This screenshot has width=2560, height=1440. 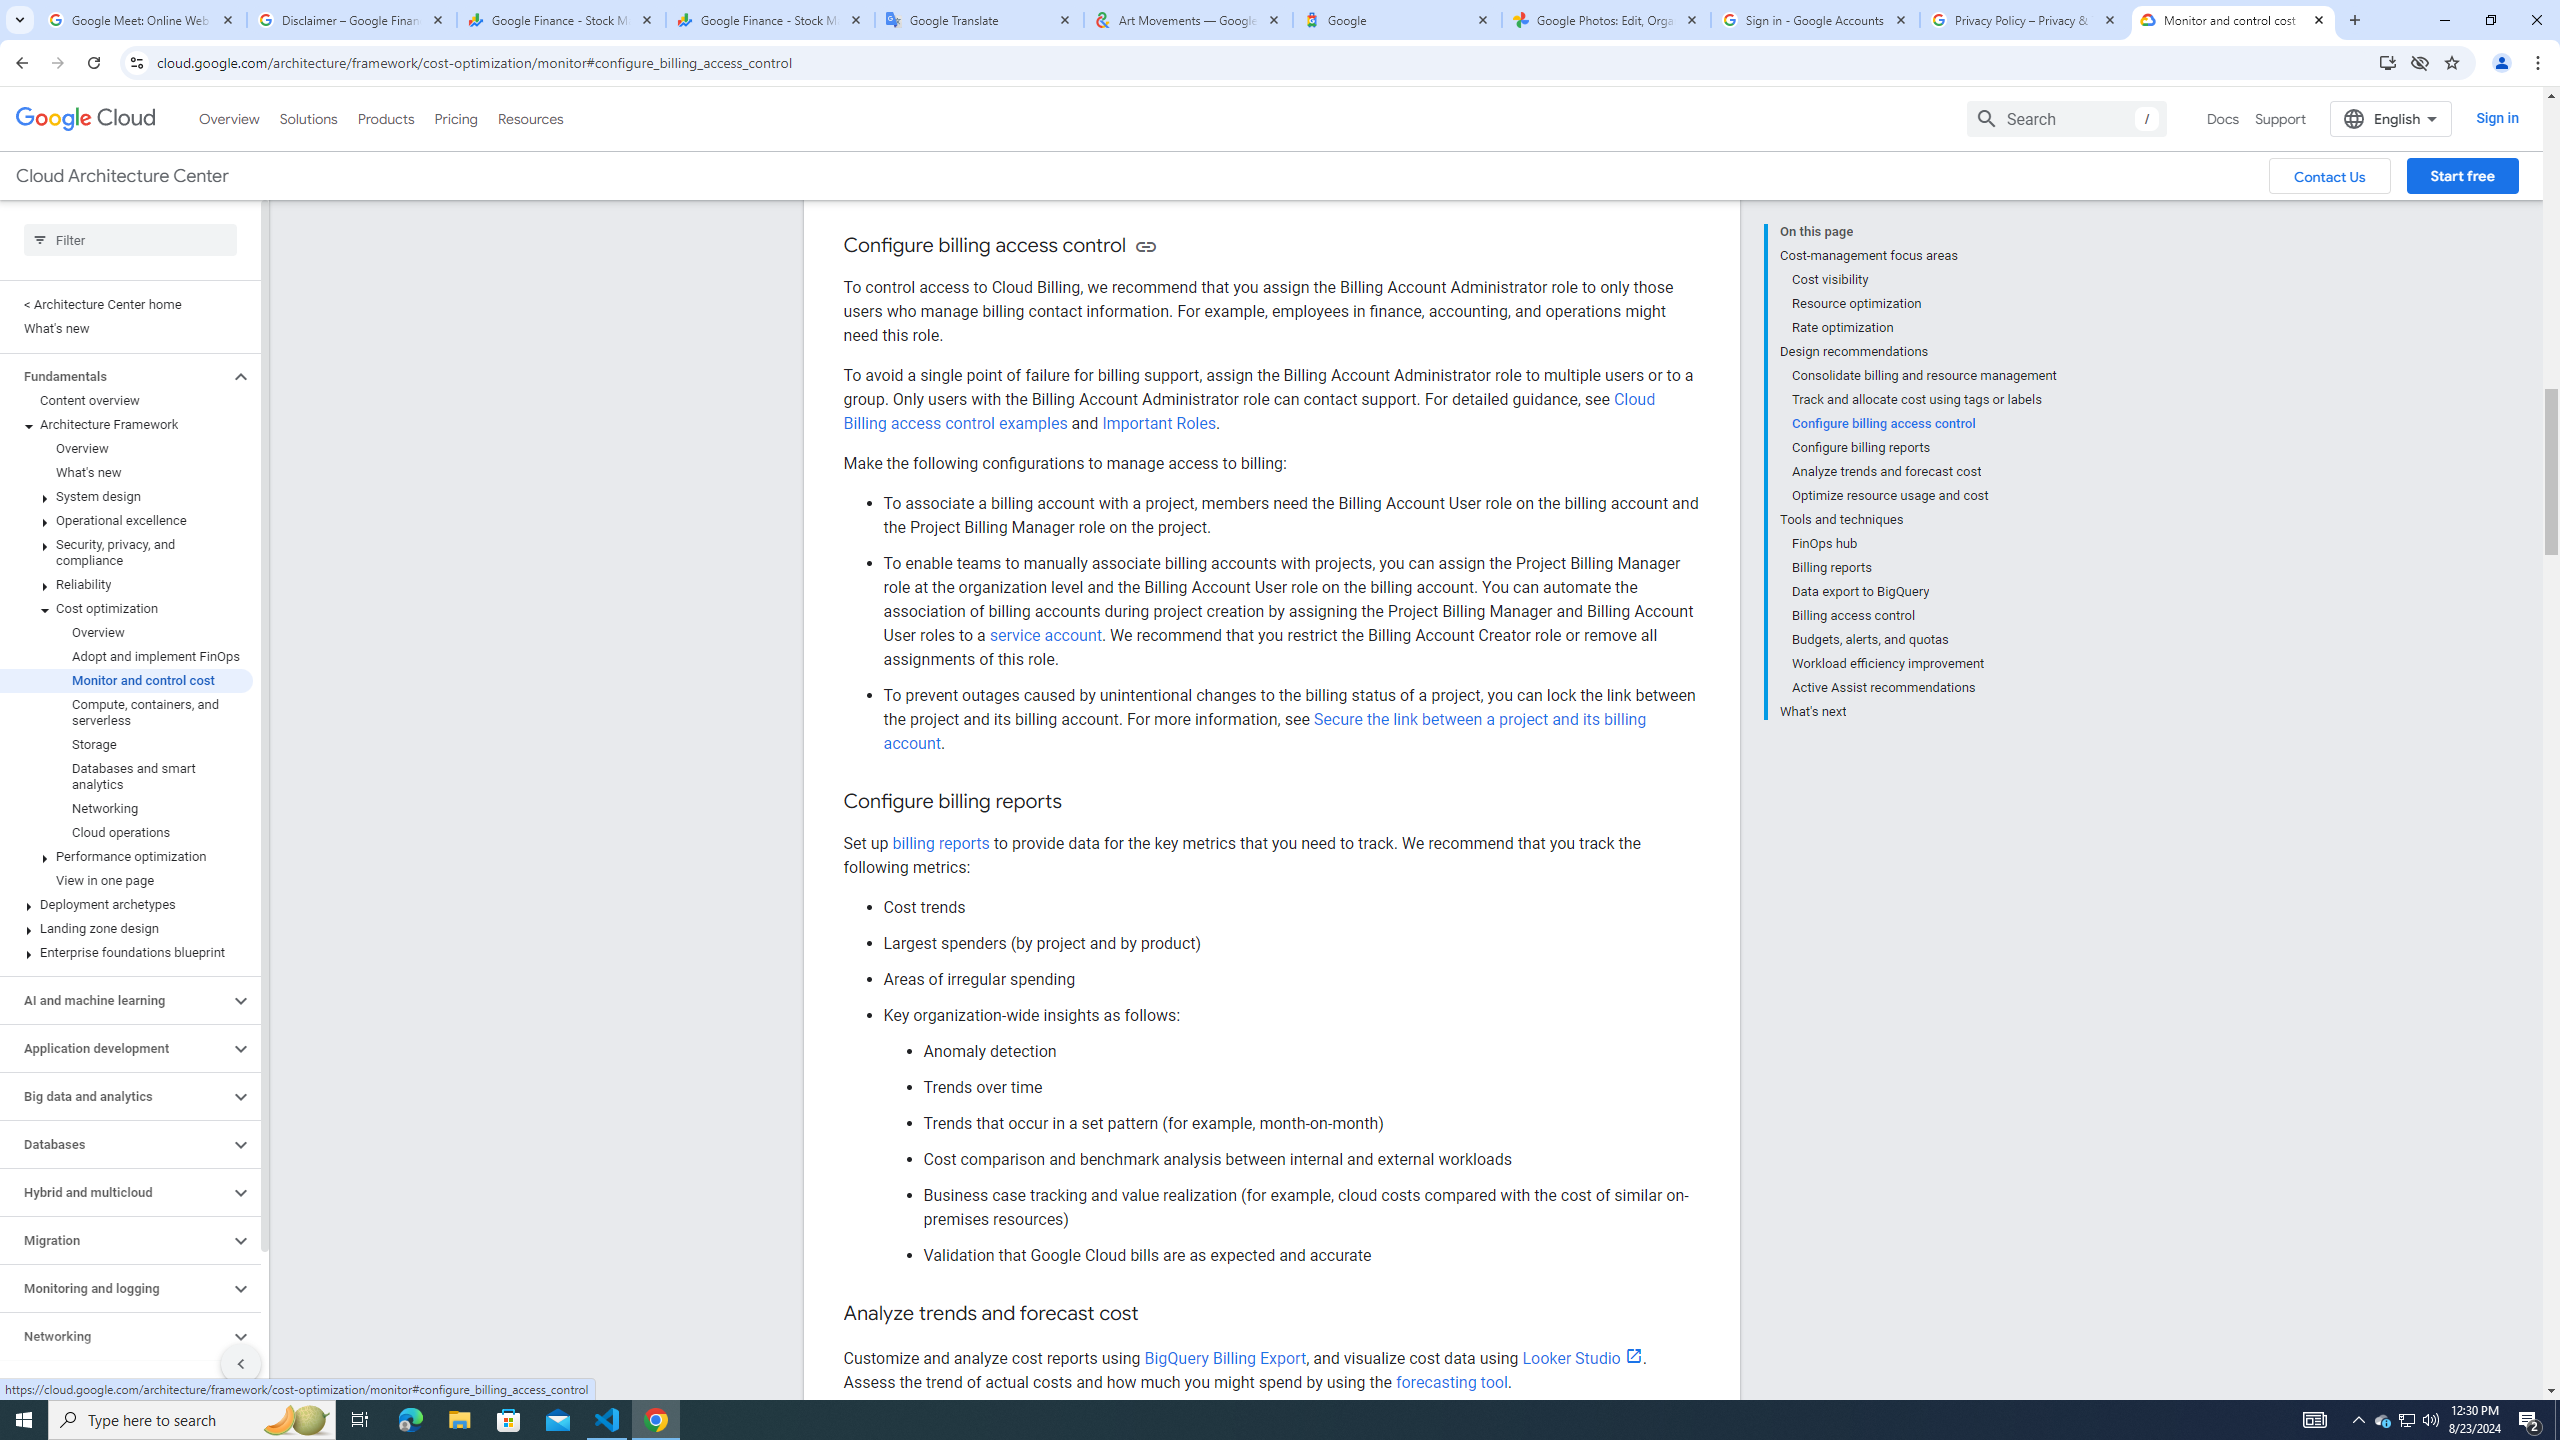 I want to click on 'Compute, containers, and serverless', so click(x=126, y=712).